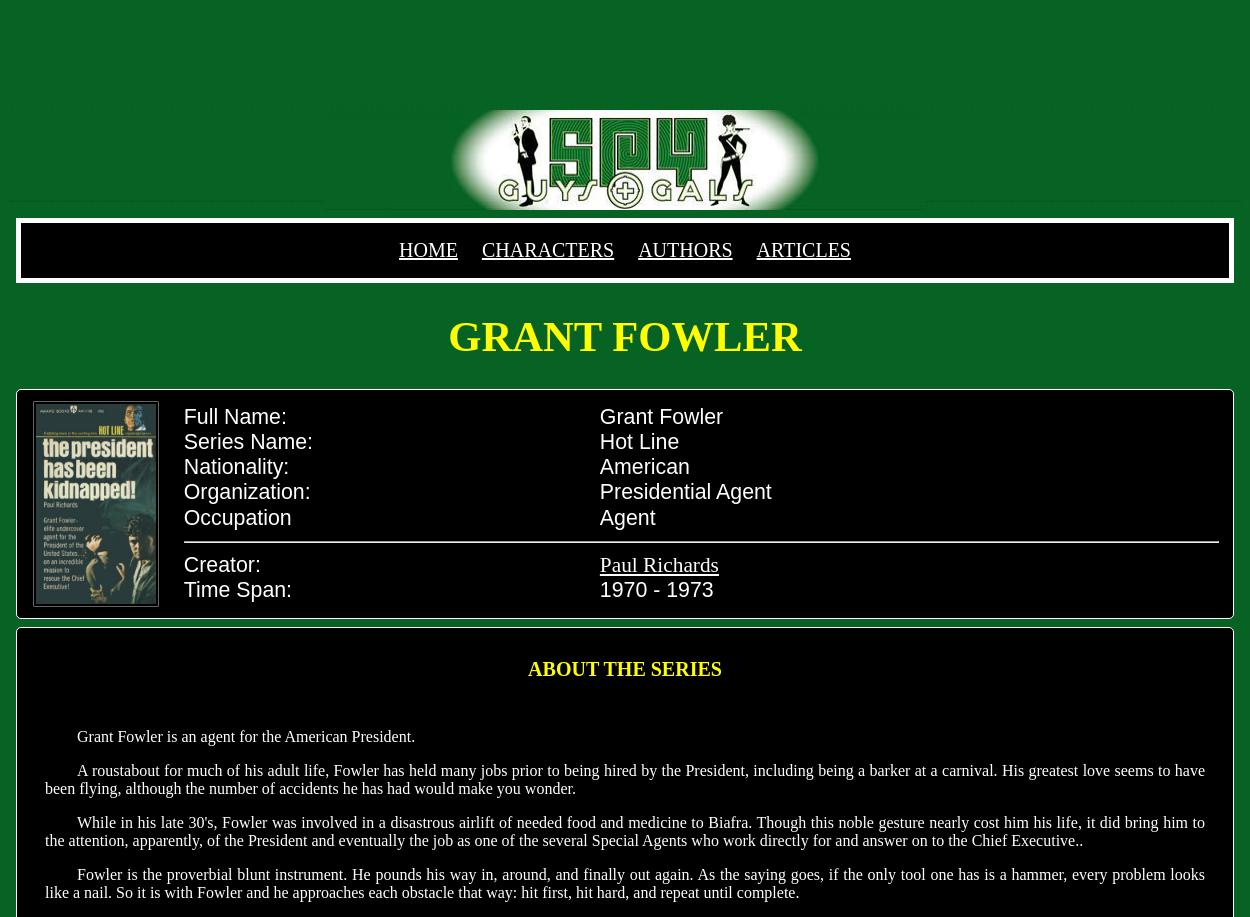 The width and height of the screenshot is (1250, 917). What do you see at coordinates (183, 589) in the screenshot?
I see `'Time Span:'` at bounding box center [183, 589].